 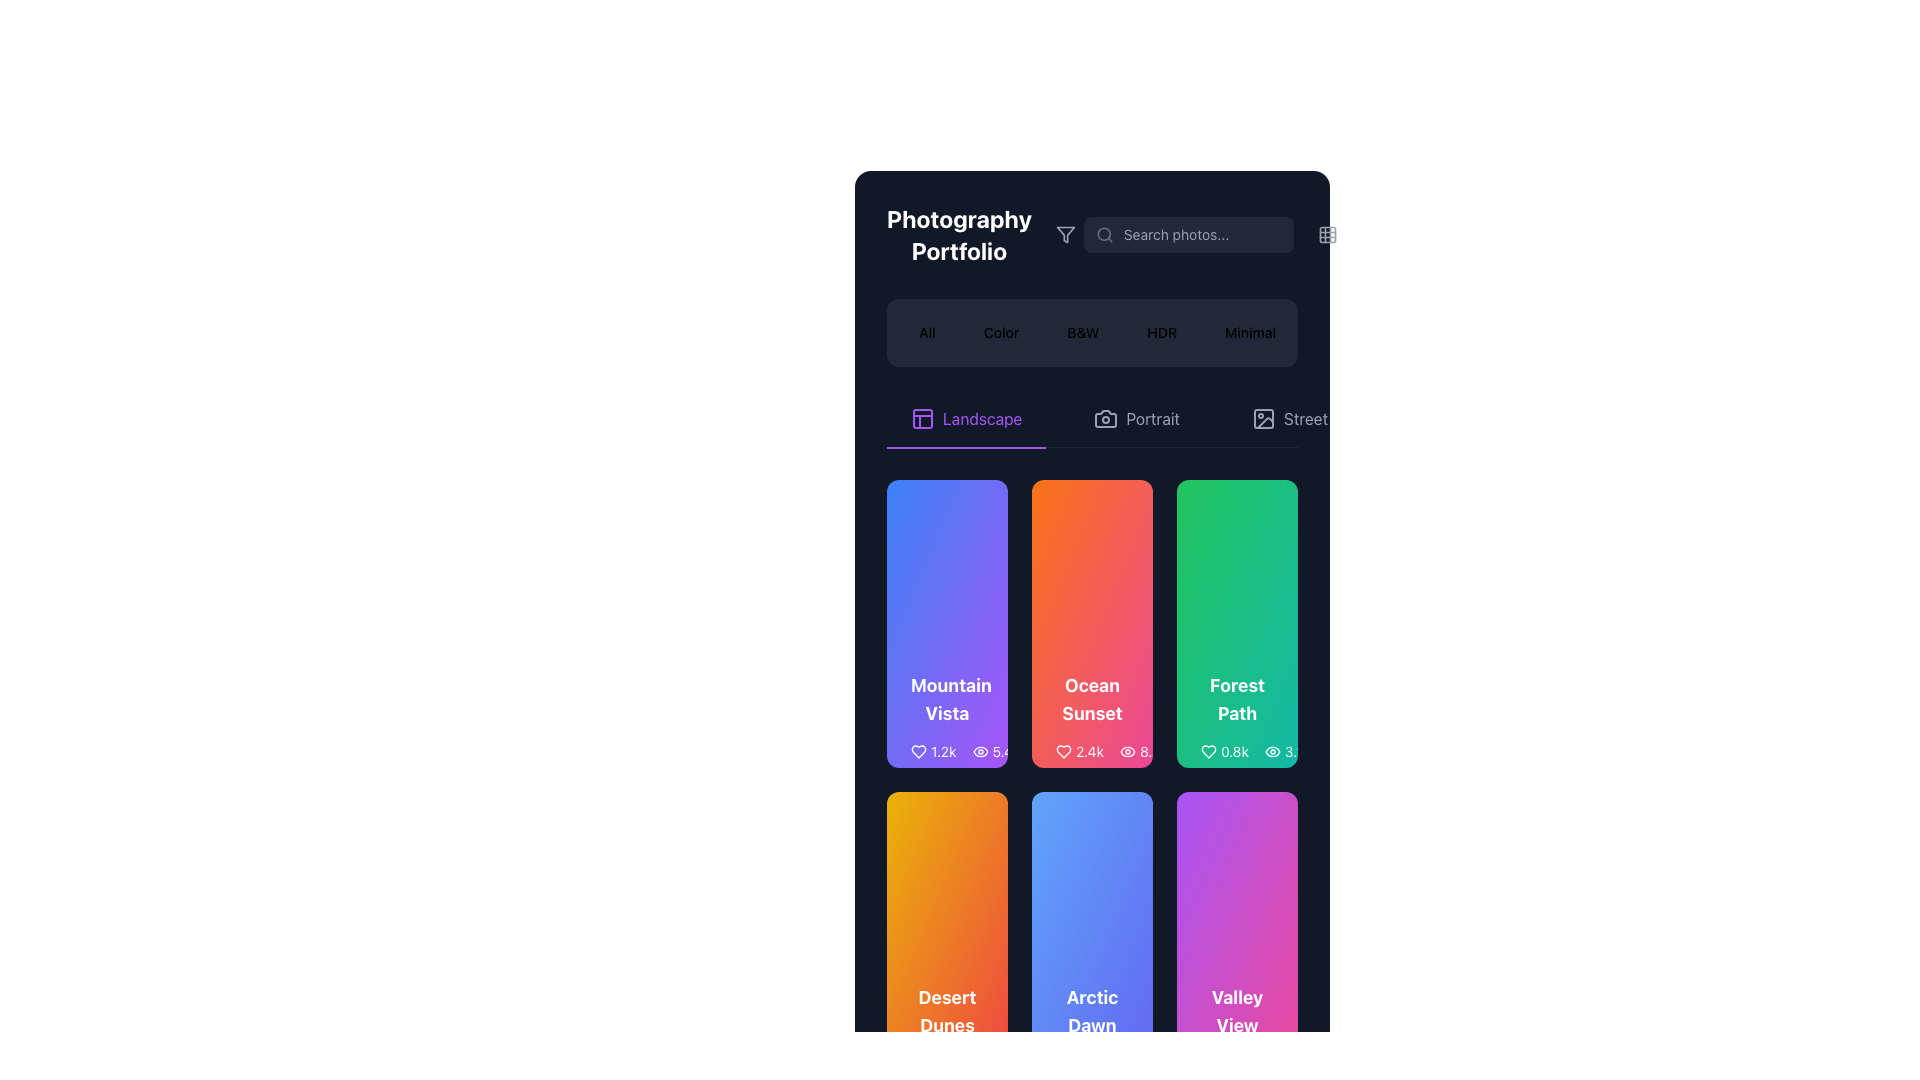 What do you see at coordinates (1055, 752) in the screenshot?
I see `the 'like' button associated with the 'Ocean Sunset' post` at bounding box center [1055, 752].